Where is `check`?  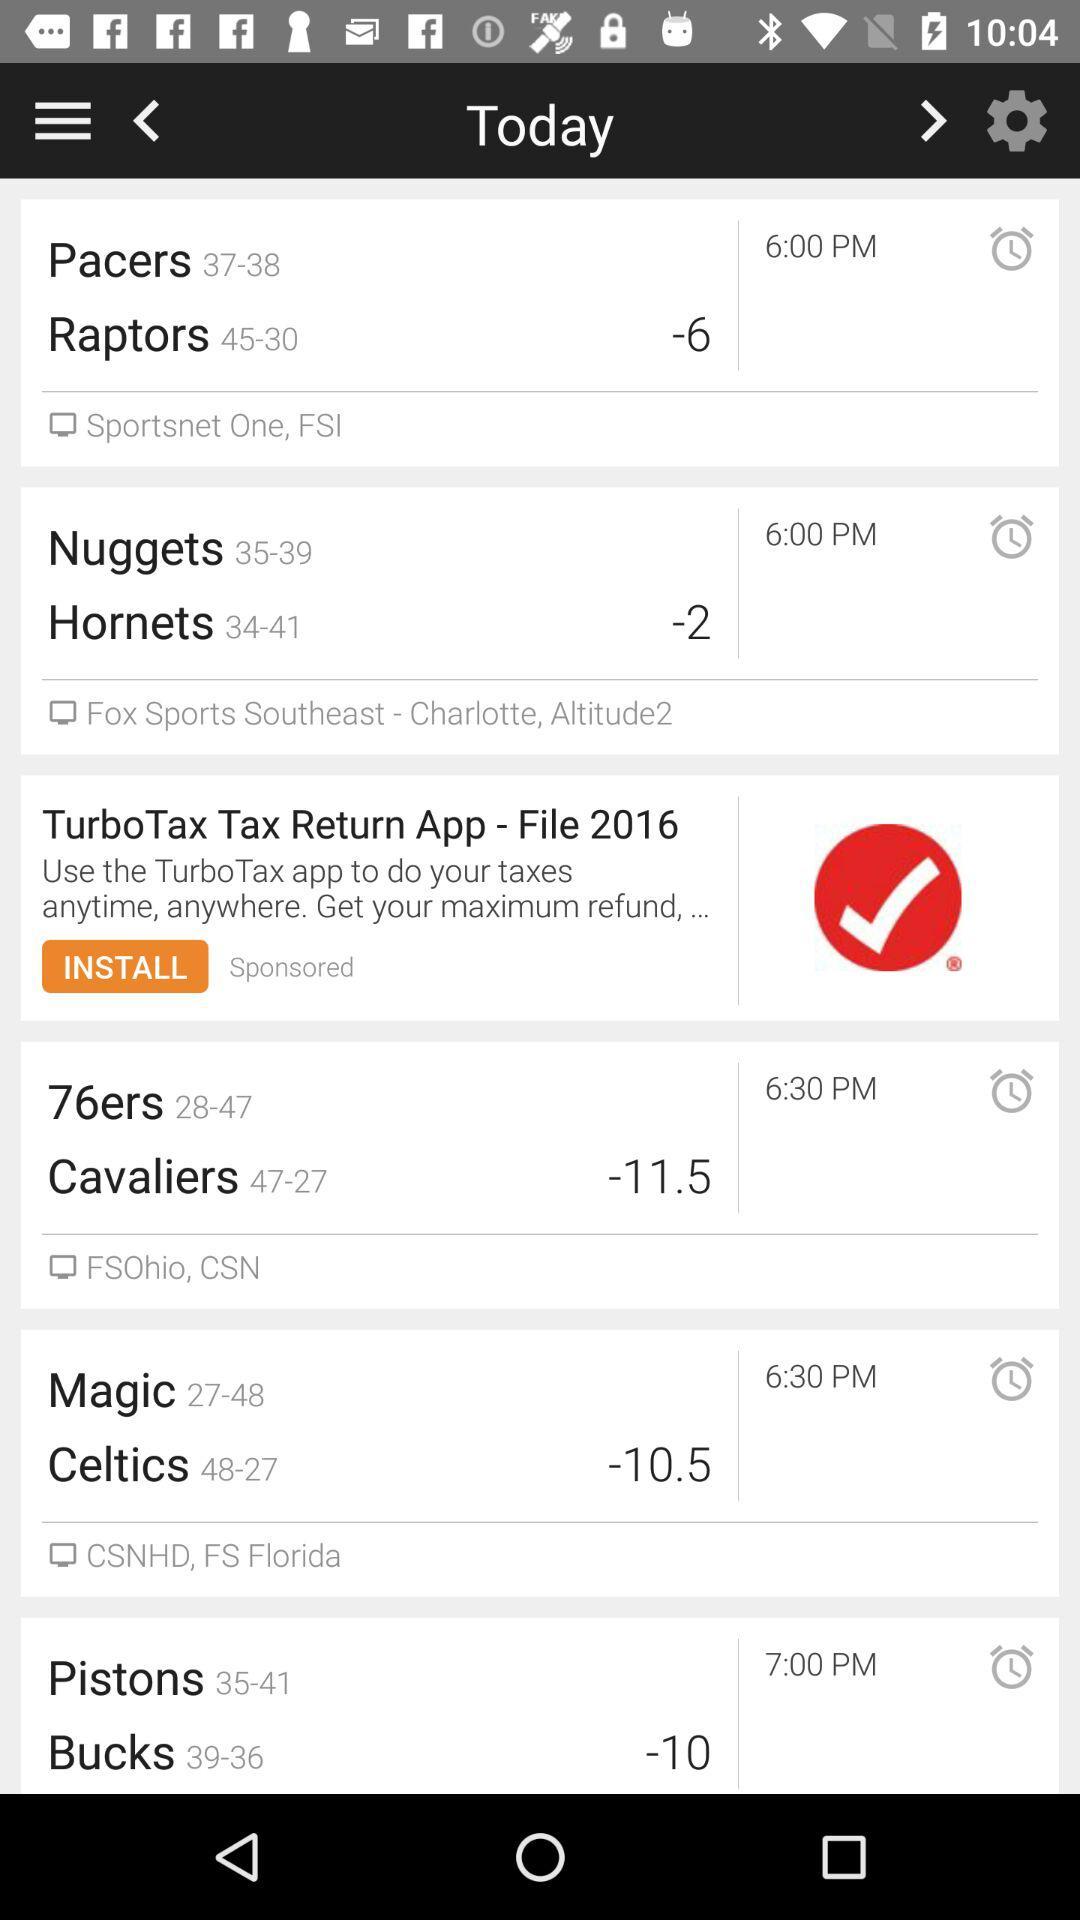 check is located at coordinates (886, 896).